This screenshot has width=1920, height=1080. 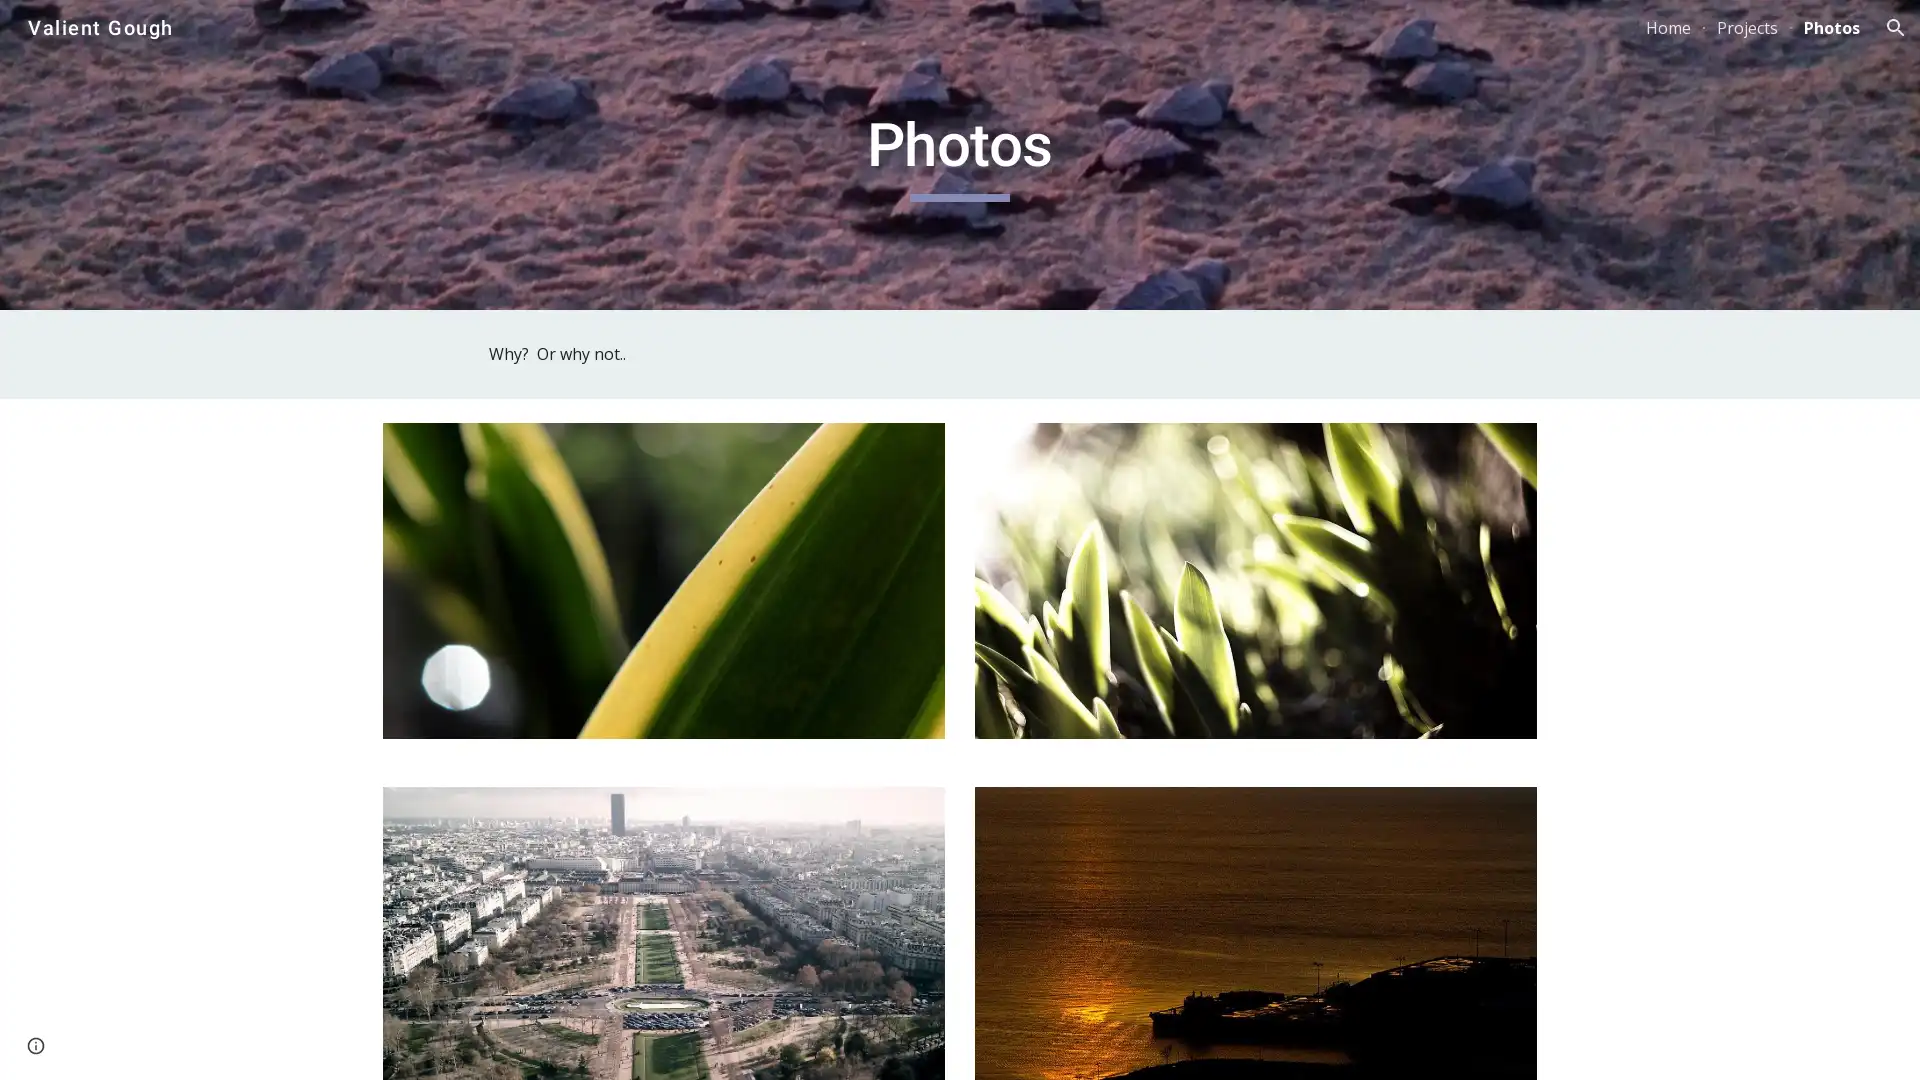 I want to click on Report abuse, so click(x=240, y=1044).